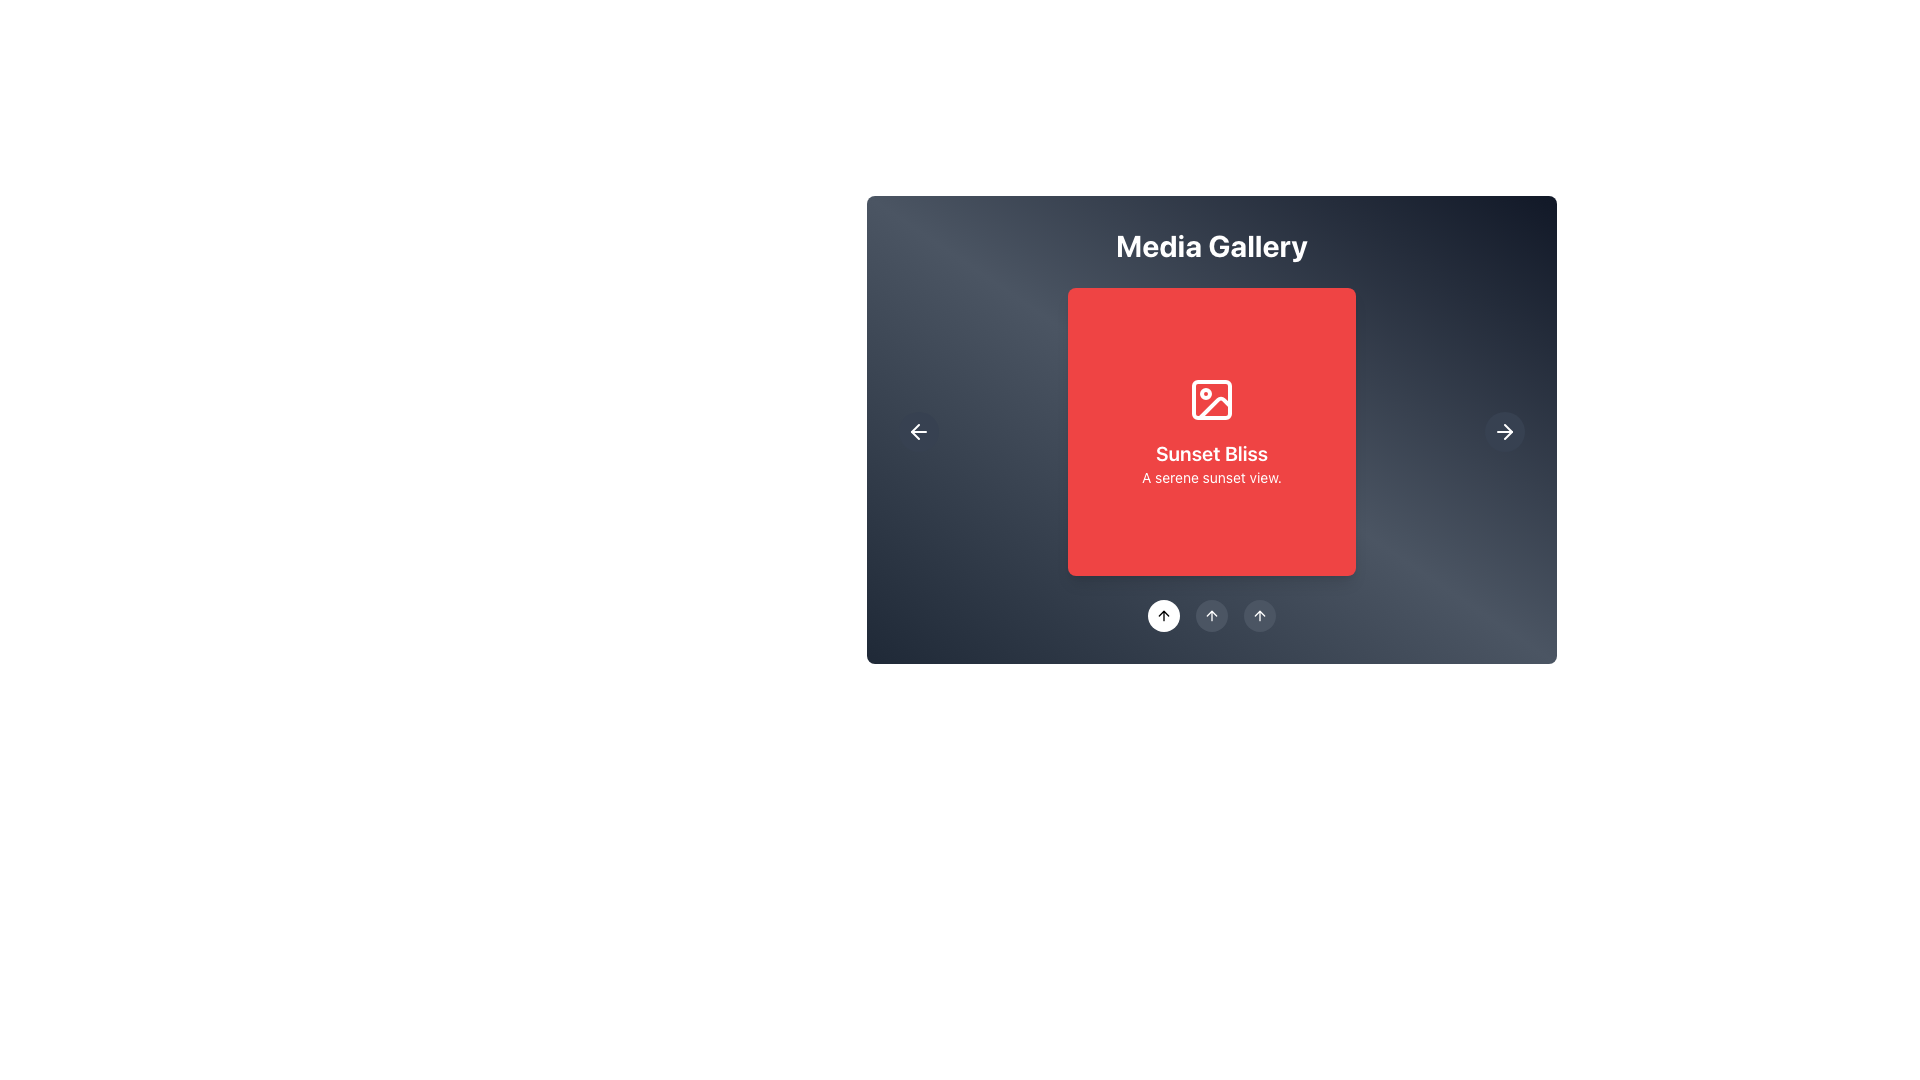  Describe the element at coordinates (1505, 431) in the screenshot. I see `the navigation Icon Button located in the lower right part of the dark interface panel` at that location.